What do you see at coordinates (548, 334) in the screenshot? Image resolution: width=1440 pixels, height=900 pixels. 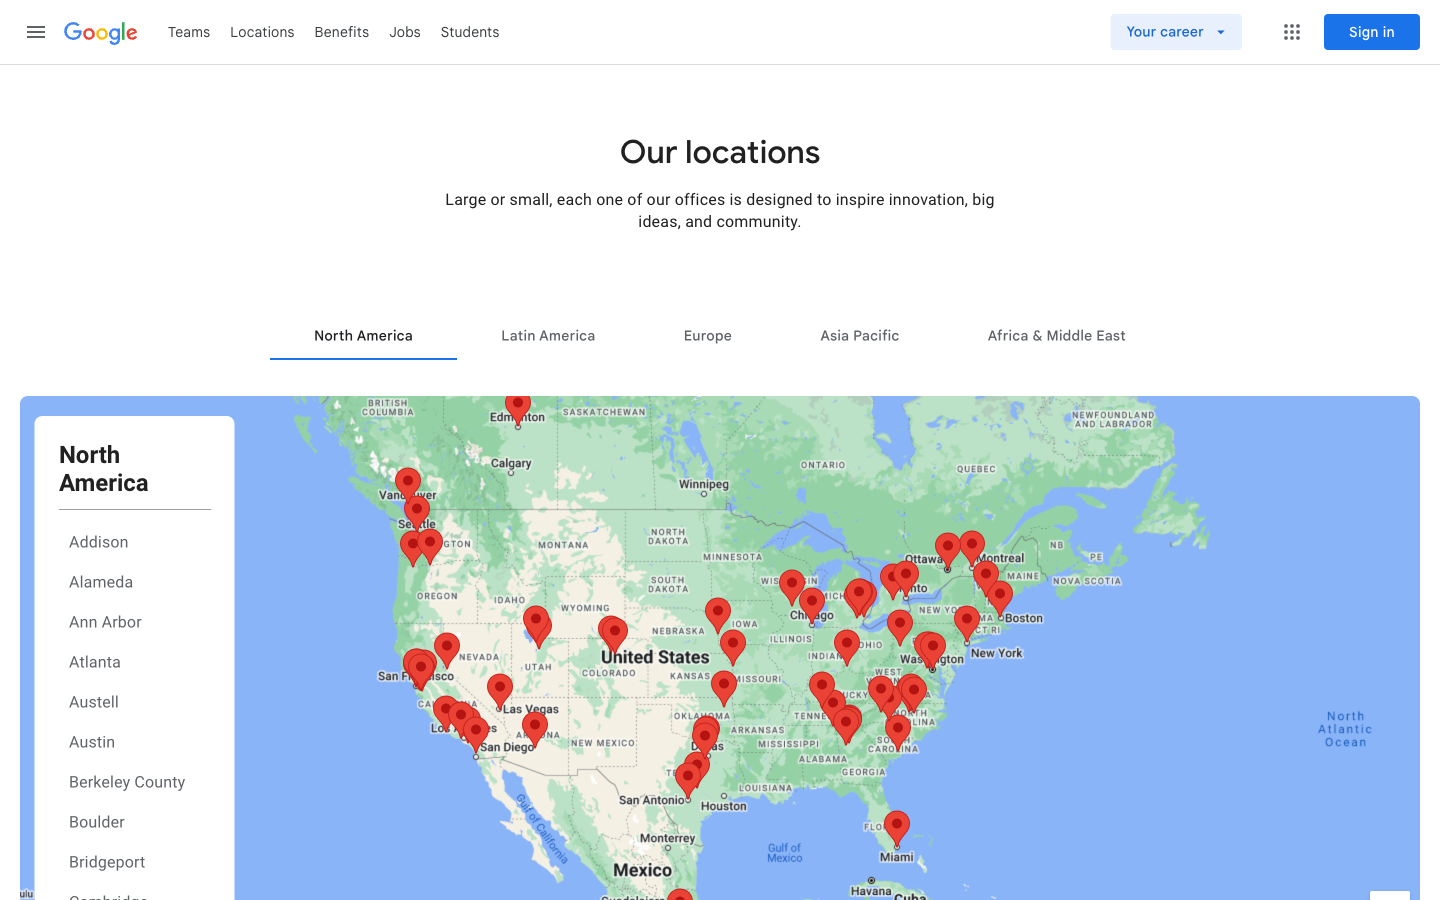 I see `Inspect the job opportunities in Latin America Region` at bounding box center [548, 334].